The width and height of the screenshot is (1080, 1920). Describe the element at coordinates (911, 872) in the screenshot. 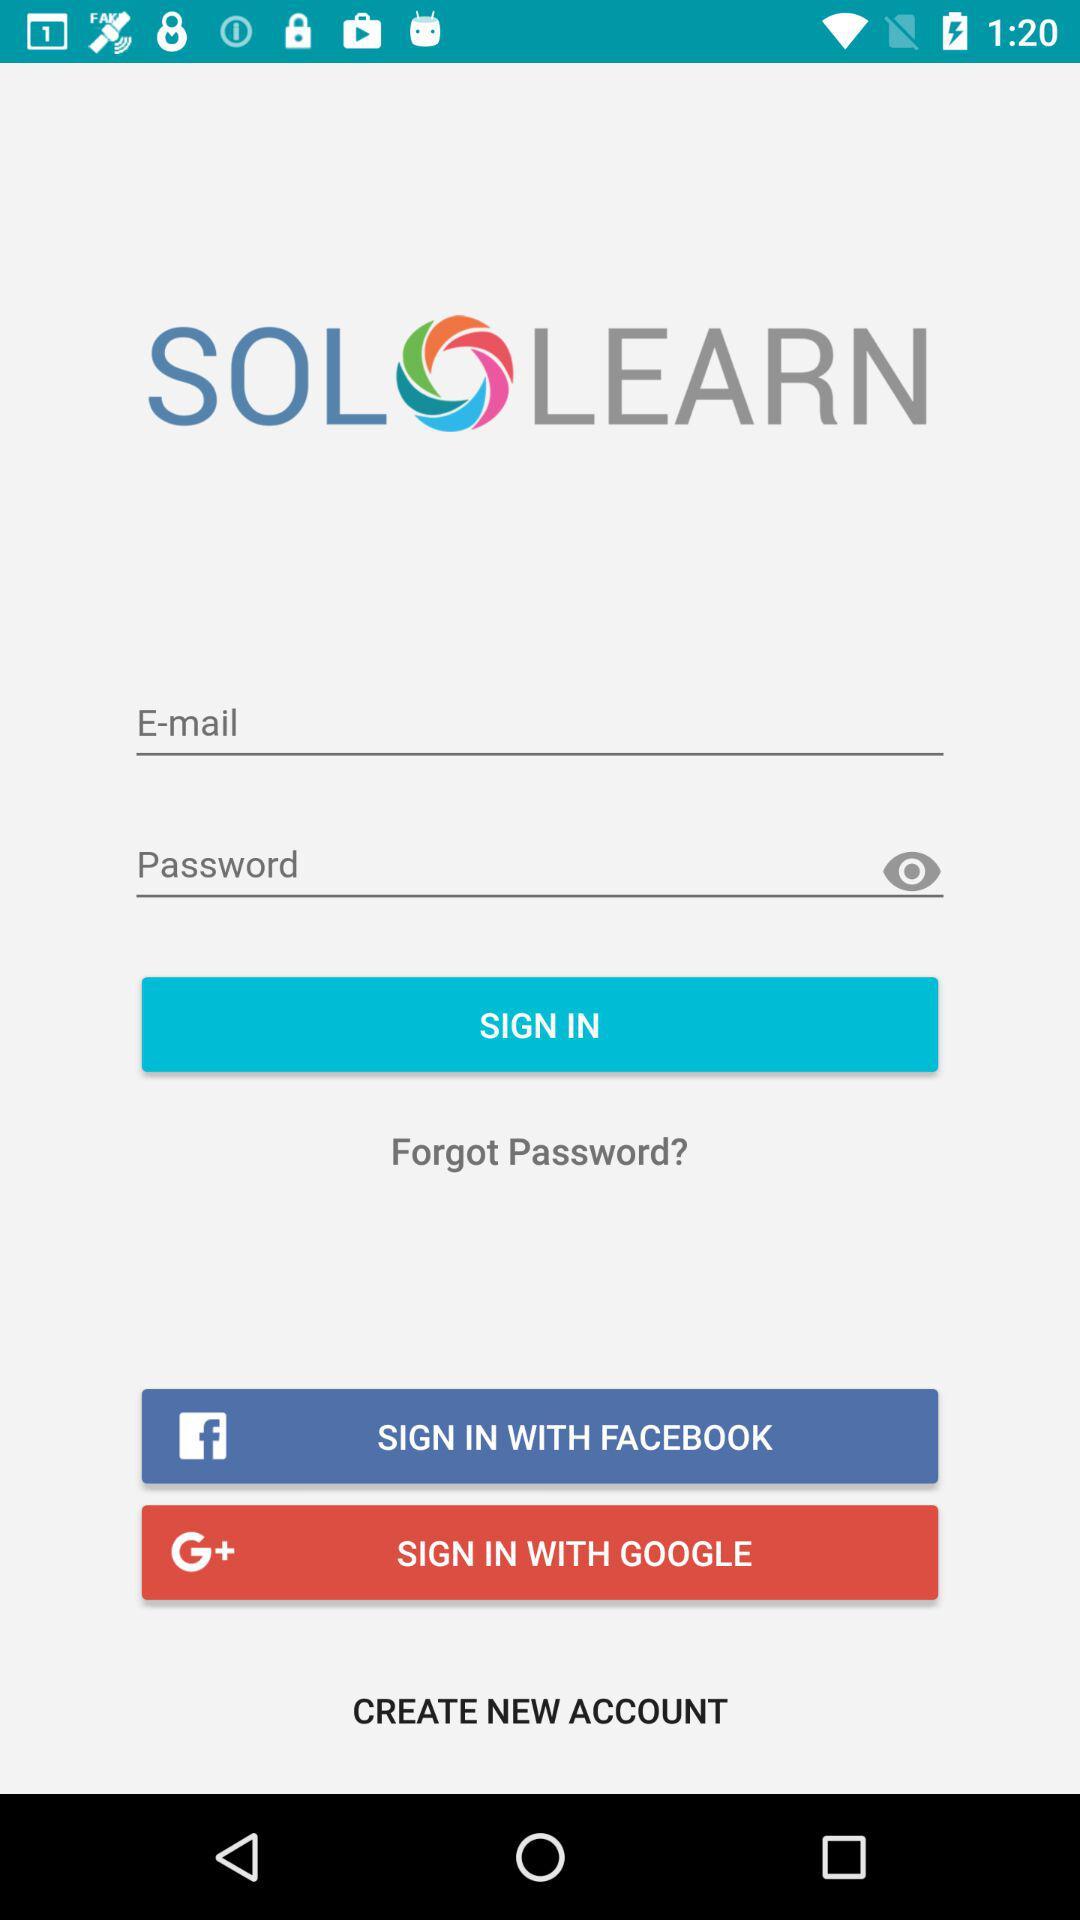

I see `see characters` at that location.